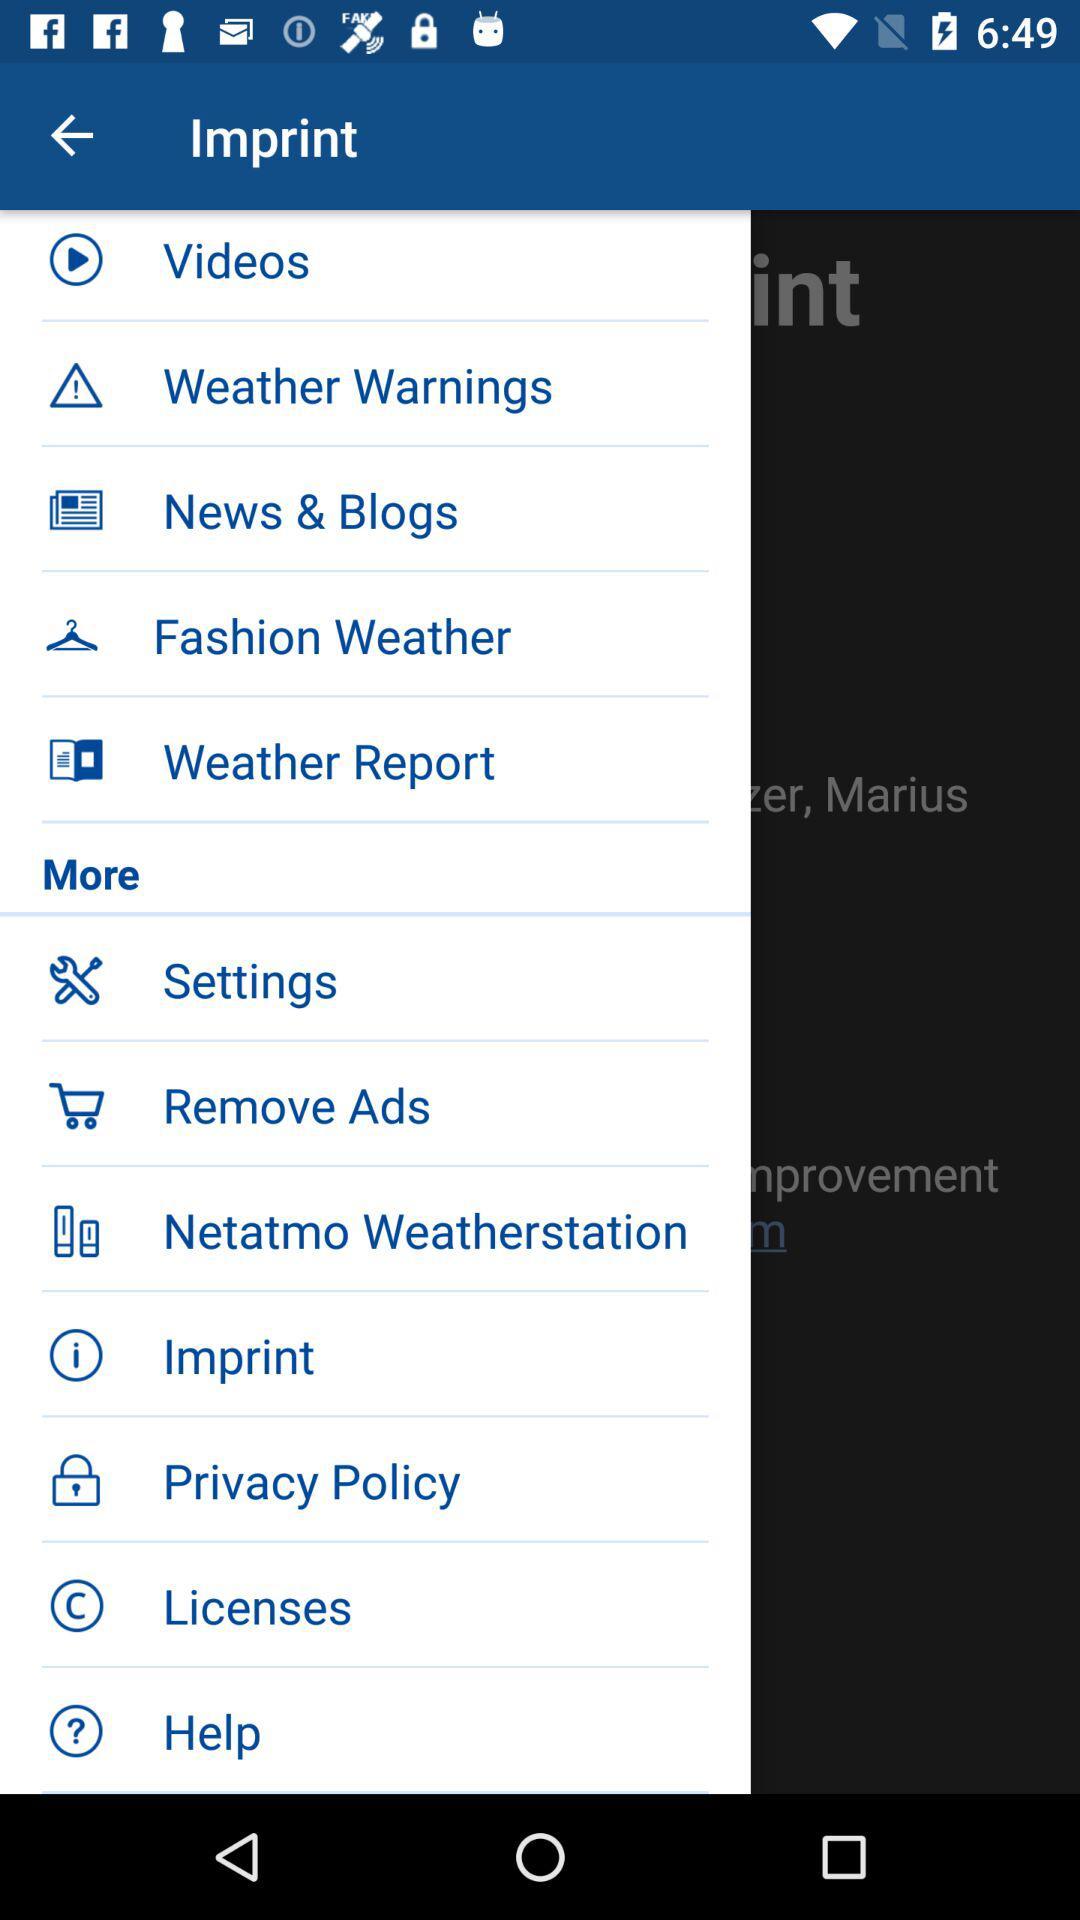 The width and height of the screenshot is (1080, 1920). I want to click on the weather warnings icon, so click(434, 384).